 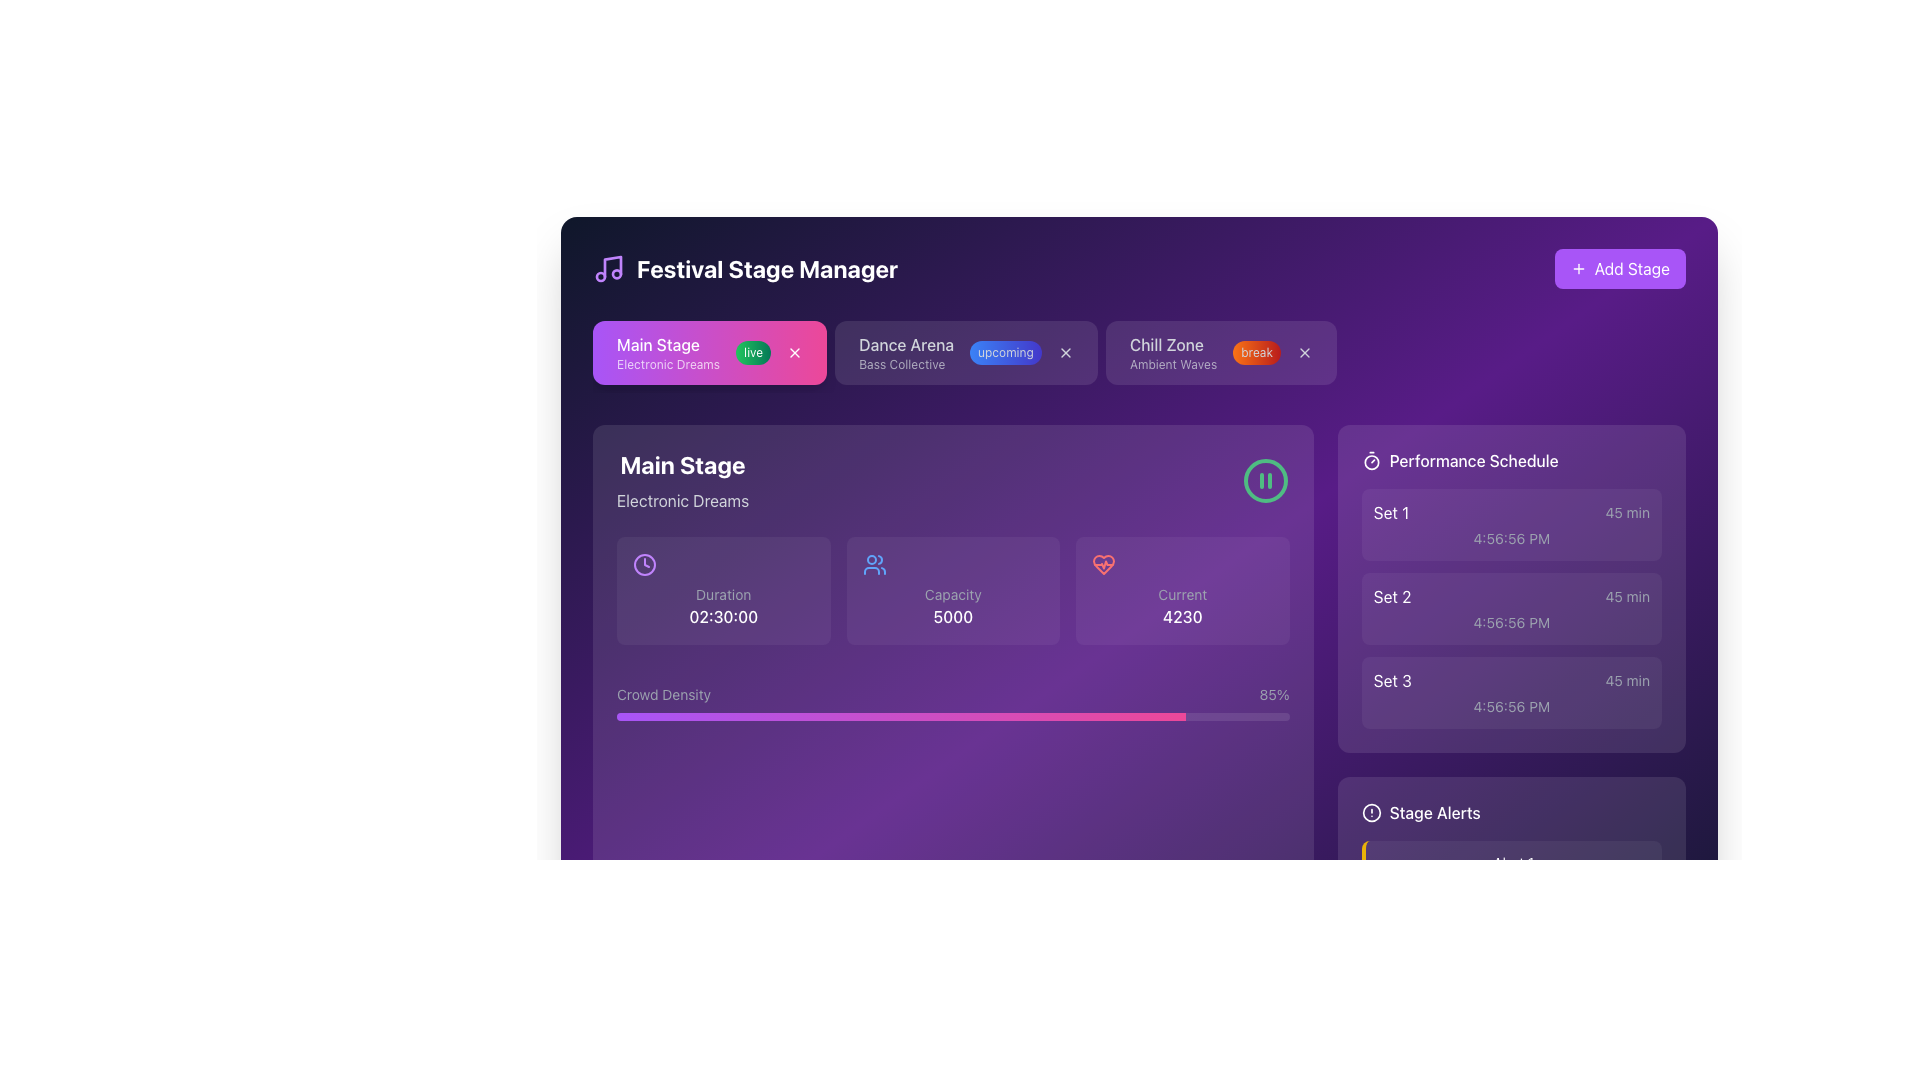 What do you see at coordinates (683, 481) in the screenshot?
I see `the title and subtitle text display element located in the upper left section of the purple panel` at bounding box center [683, 481].